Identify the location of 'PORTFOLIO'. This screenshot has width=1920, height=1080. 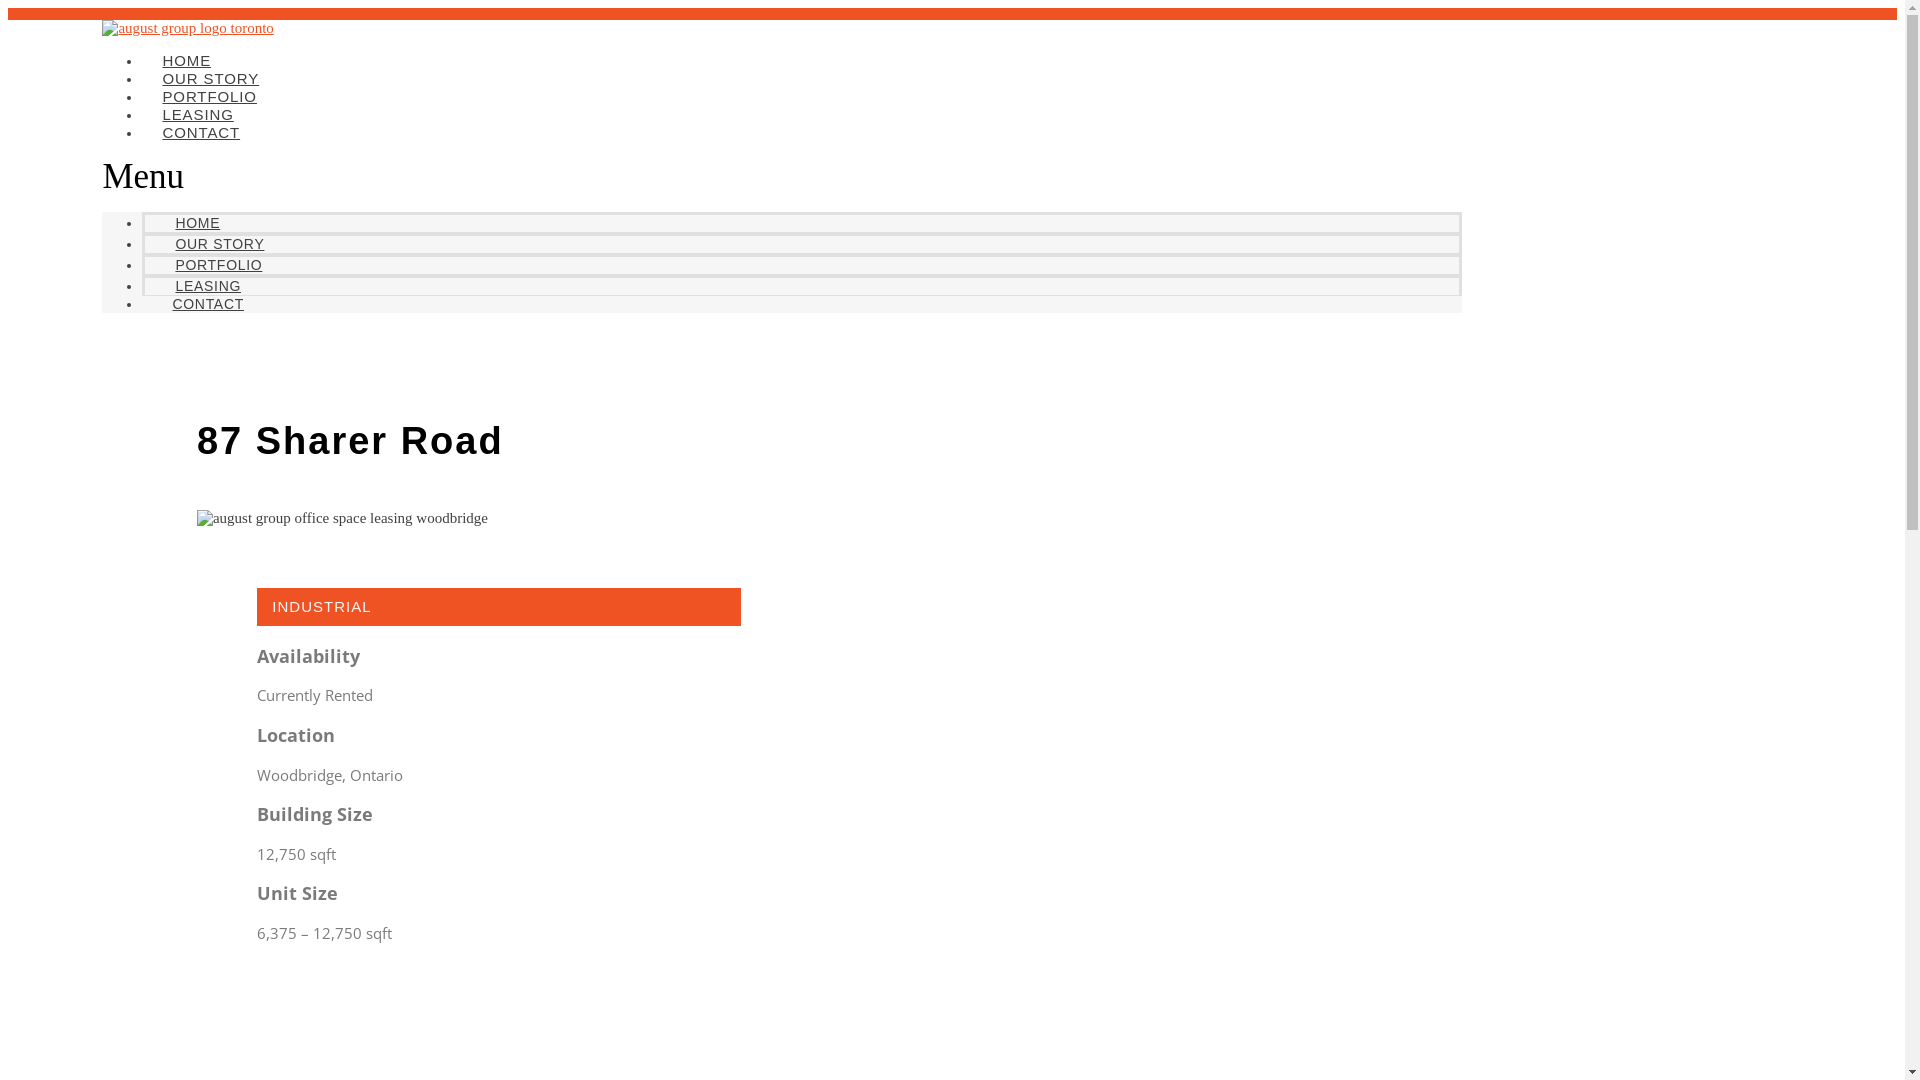
(218, 264).